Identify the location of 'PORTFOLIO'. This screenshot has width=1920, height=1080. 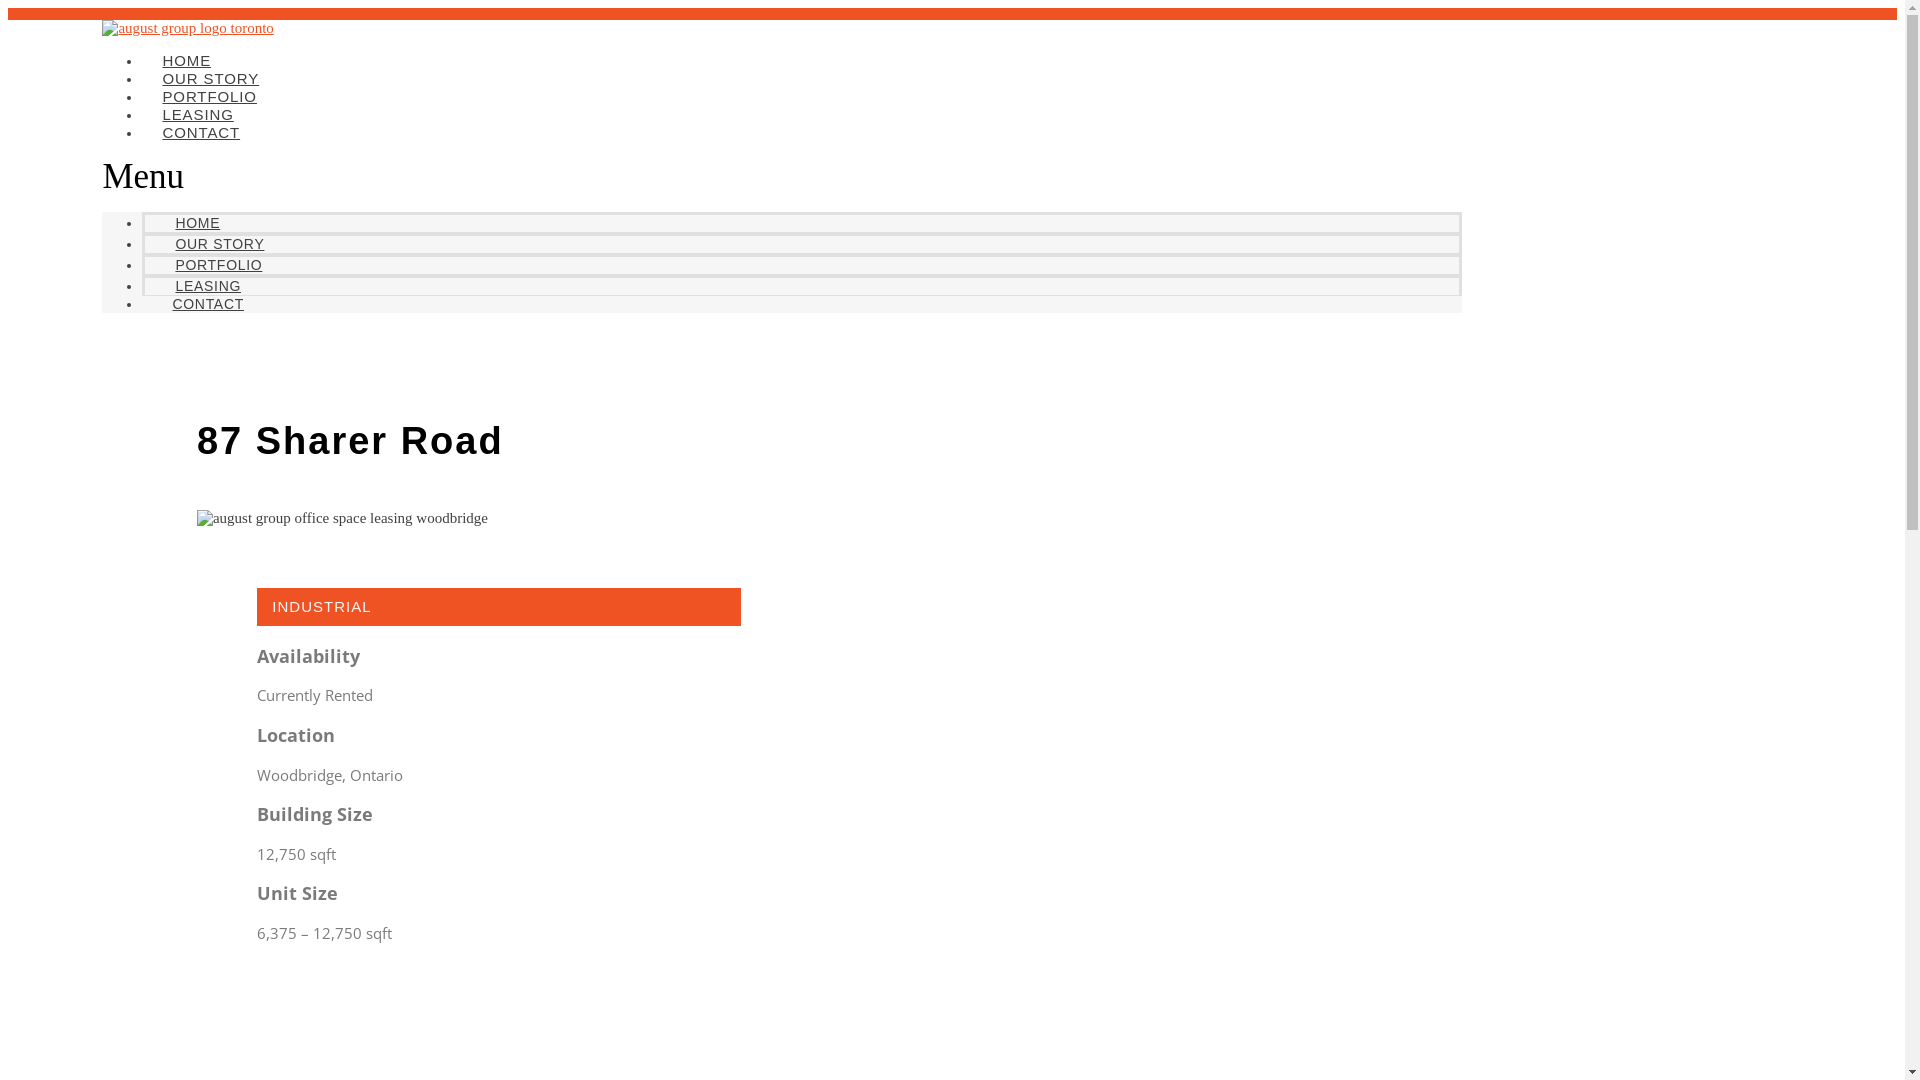
(218, 264).